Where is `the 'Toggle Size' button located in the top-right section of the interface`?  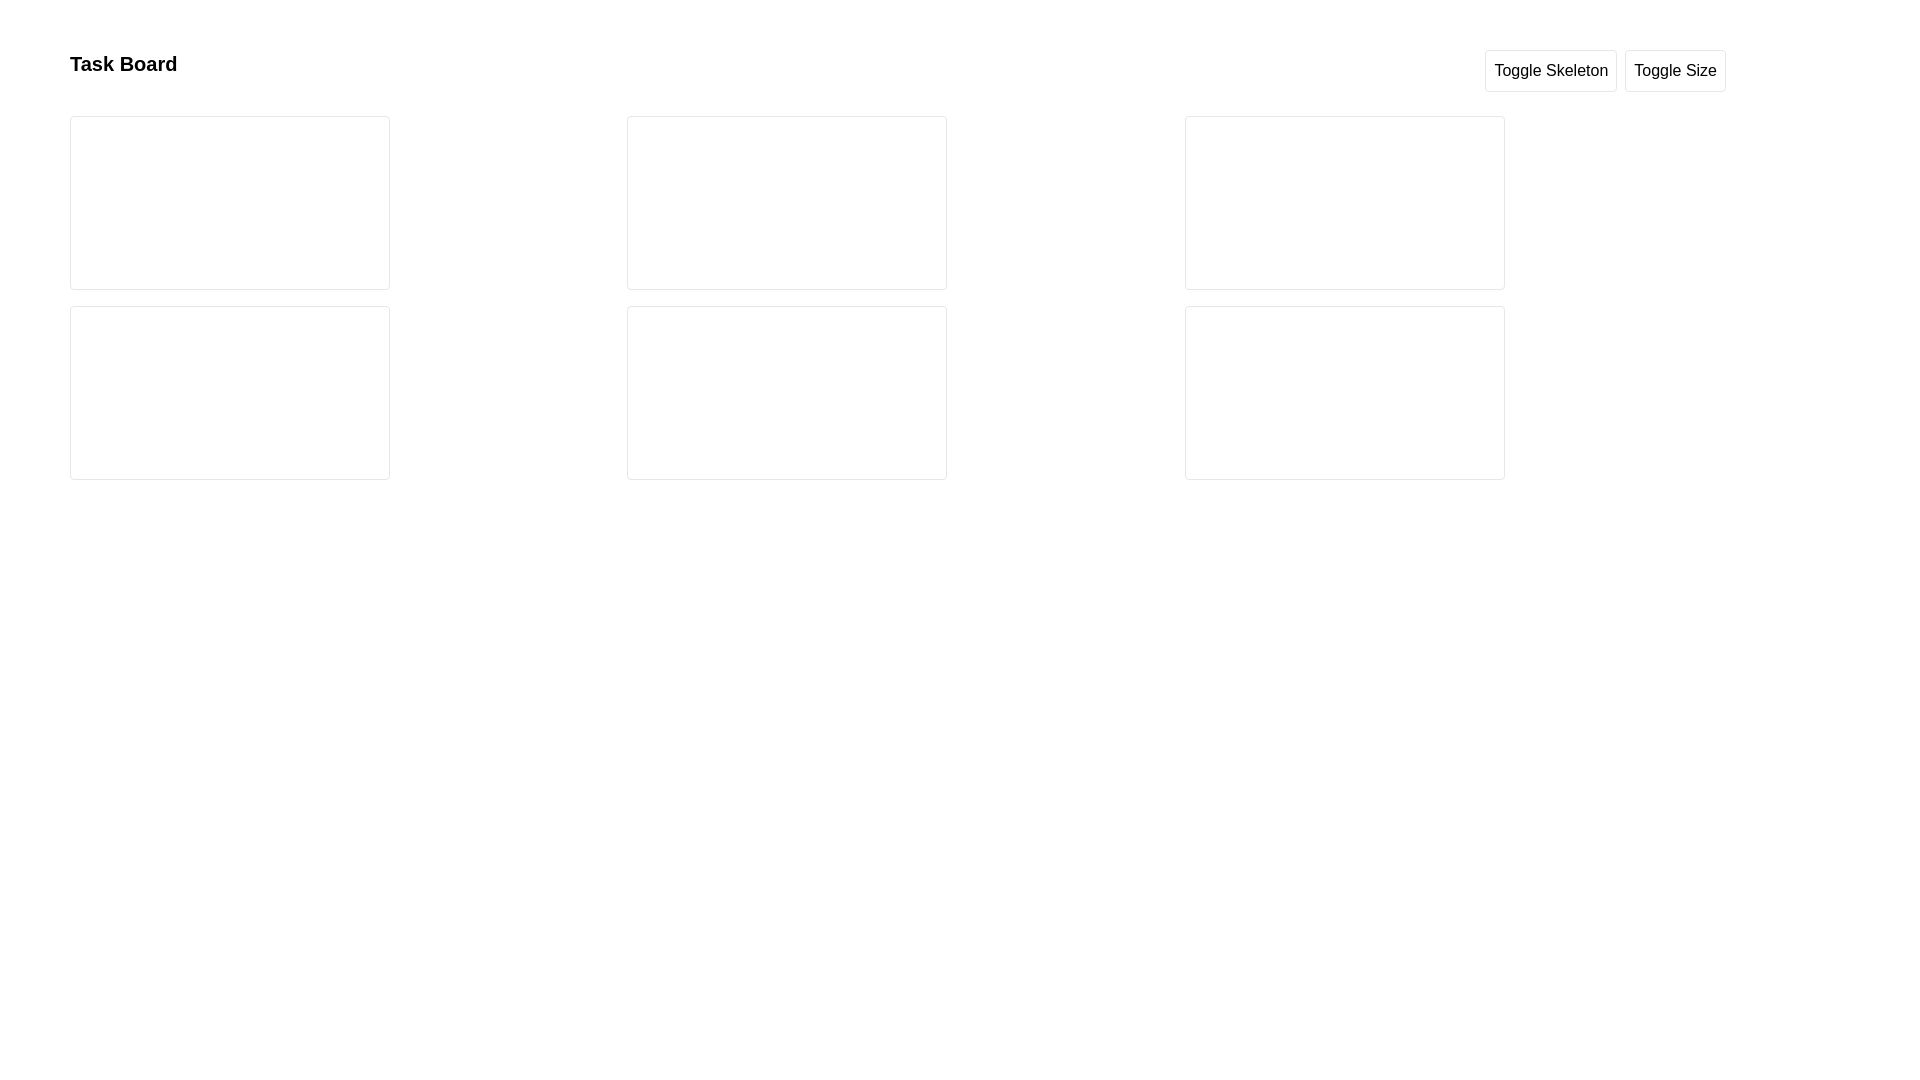 the 'Toggle Size' button located in the top-right section of the interface is located at coordinates (1675, 69).